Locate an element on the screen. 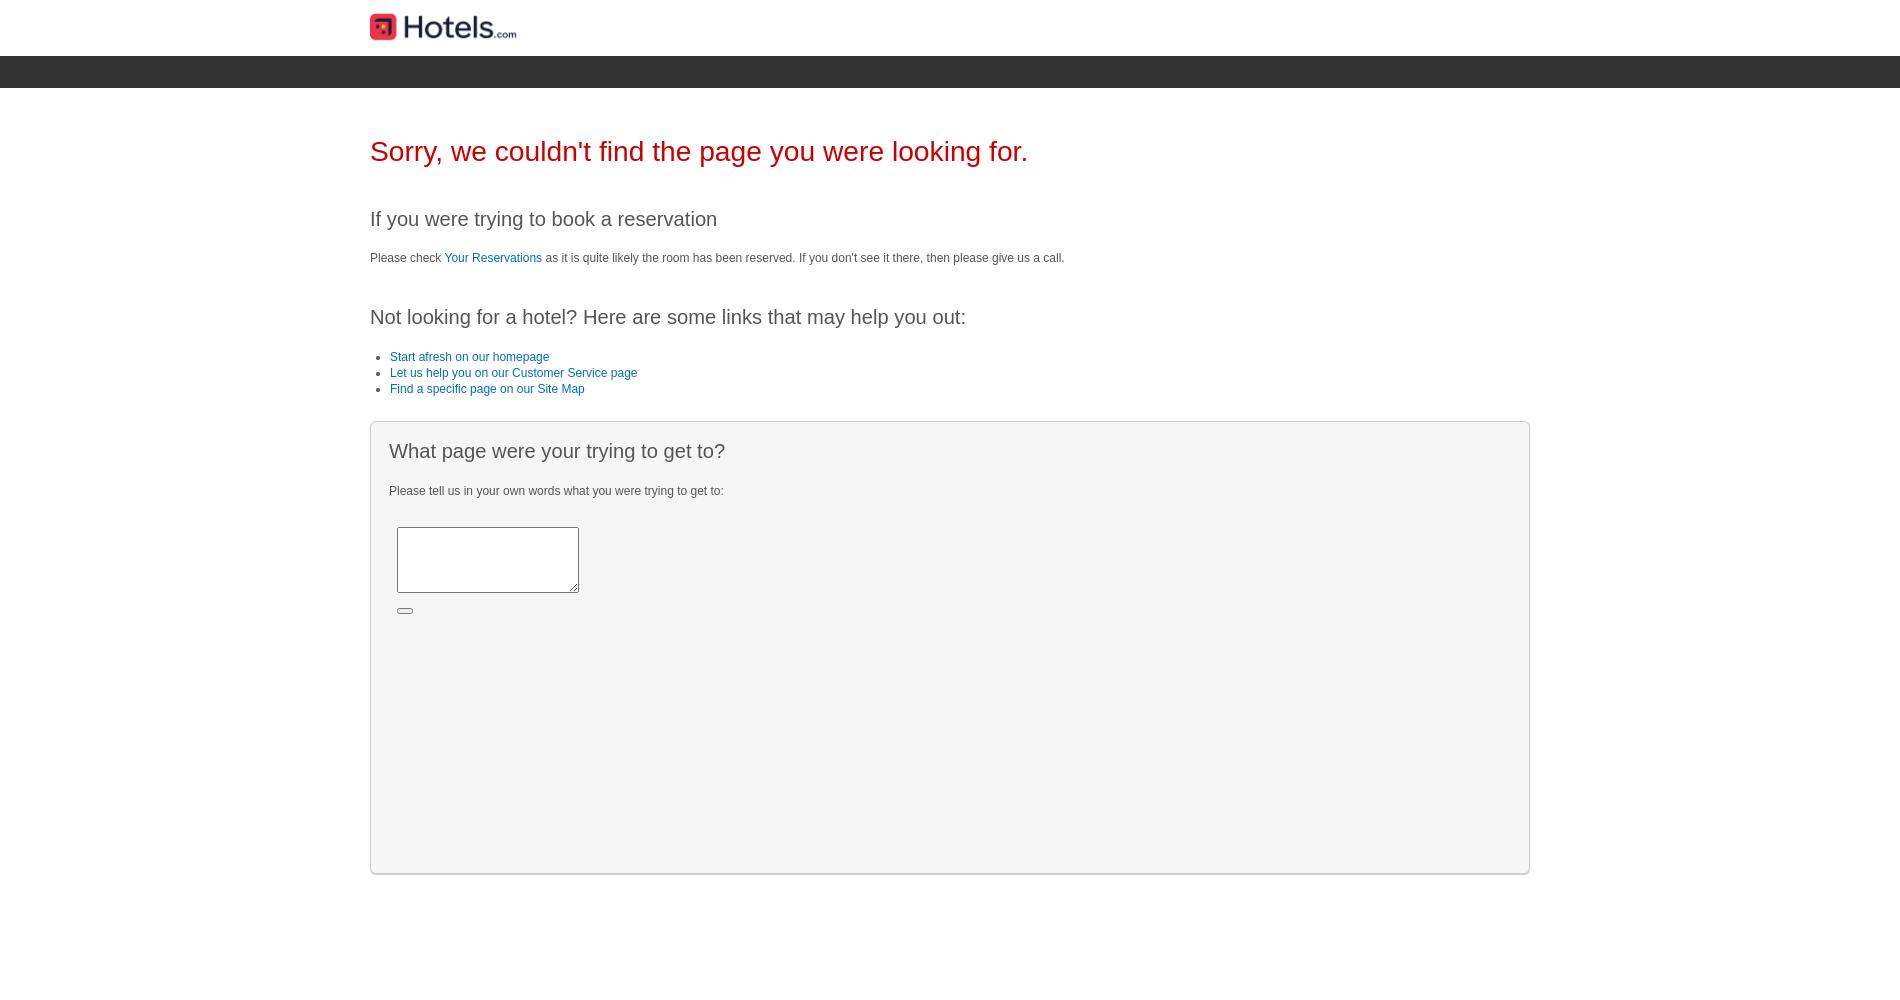 This screenshot has height=1000, width=1900. 'Not looking for a hotel? Here are some links that may help you out:' is located at coordinates (668, 316).